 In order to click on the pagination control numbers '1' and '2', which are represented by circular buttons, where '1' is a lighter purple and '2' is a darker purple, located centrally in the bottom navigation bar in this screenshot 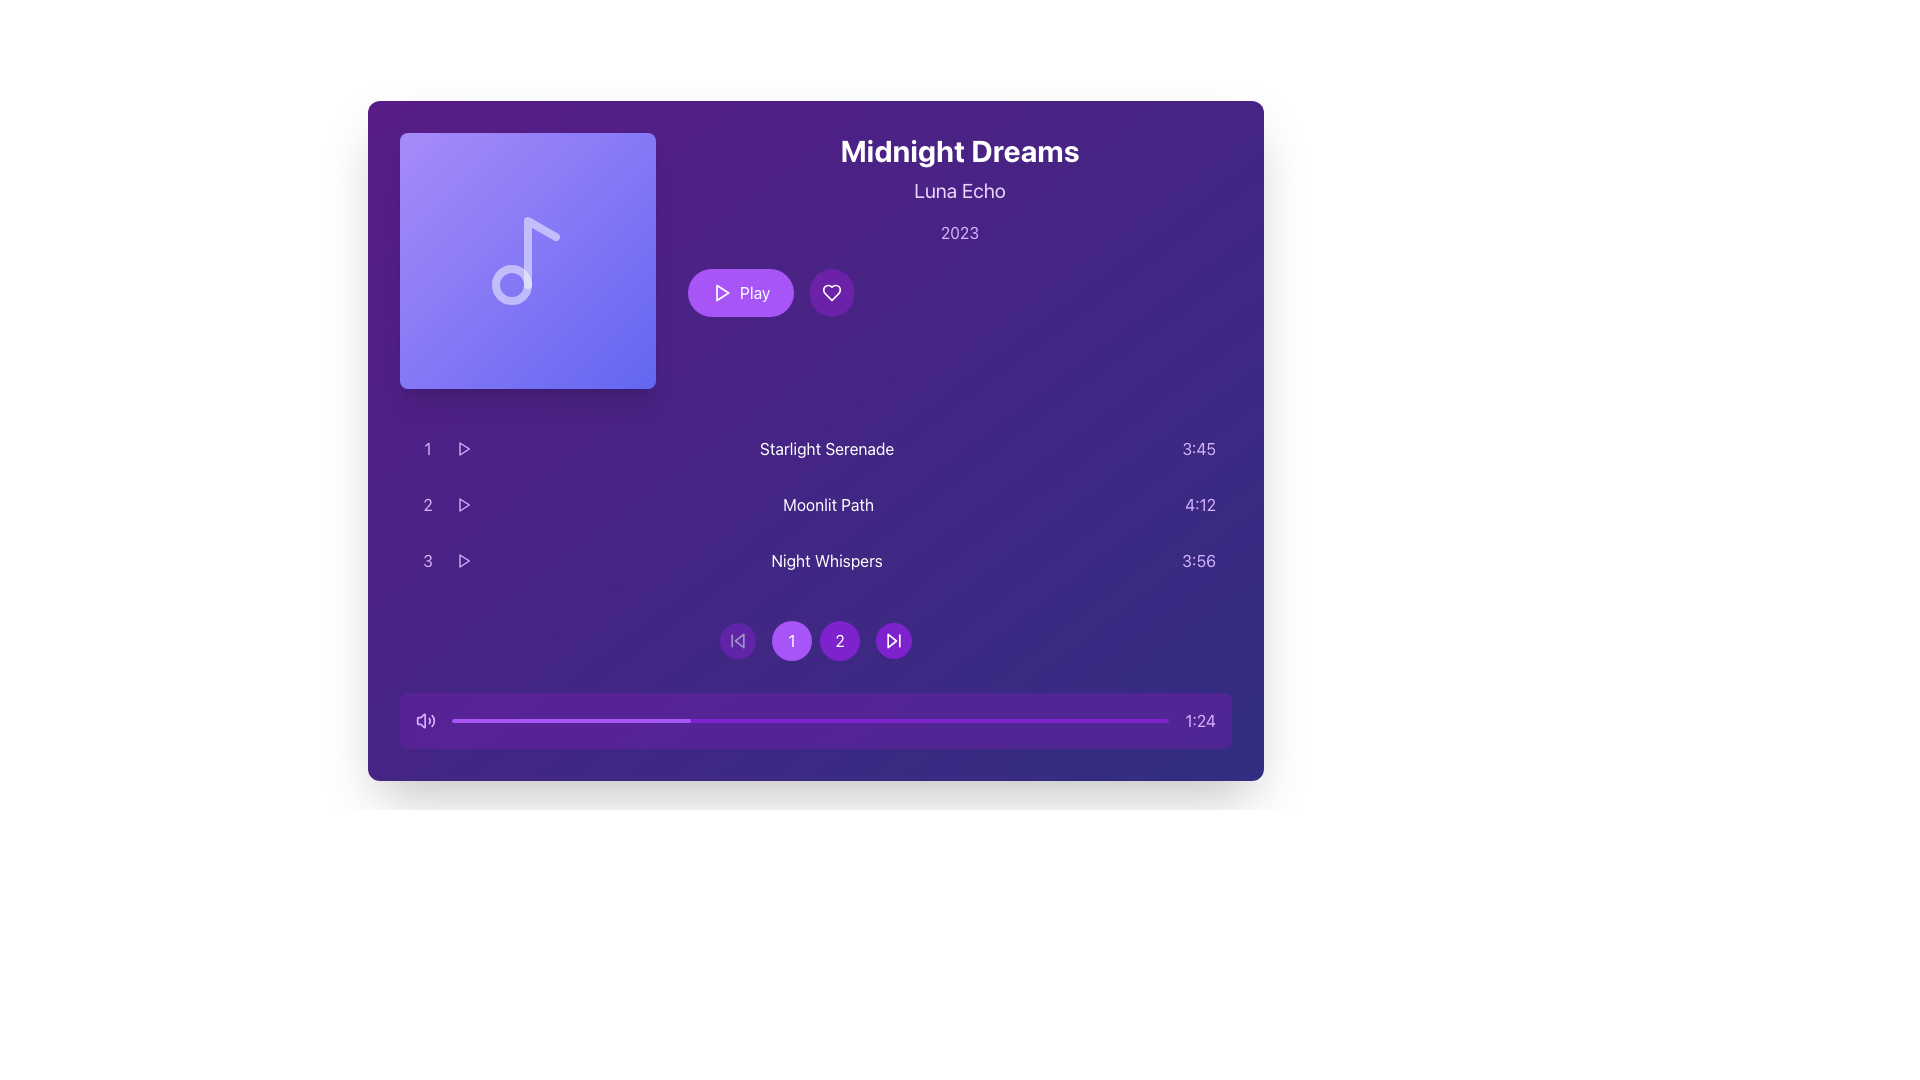, I will do `click(816, 640)`.